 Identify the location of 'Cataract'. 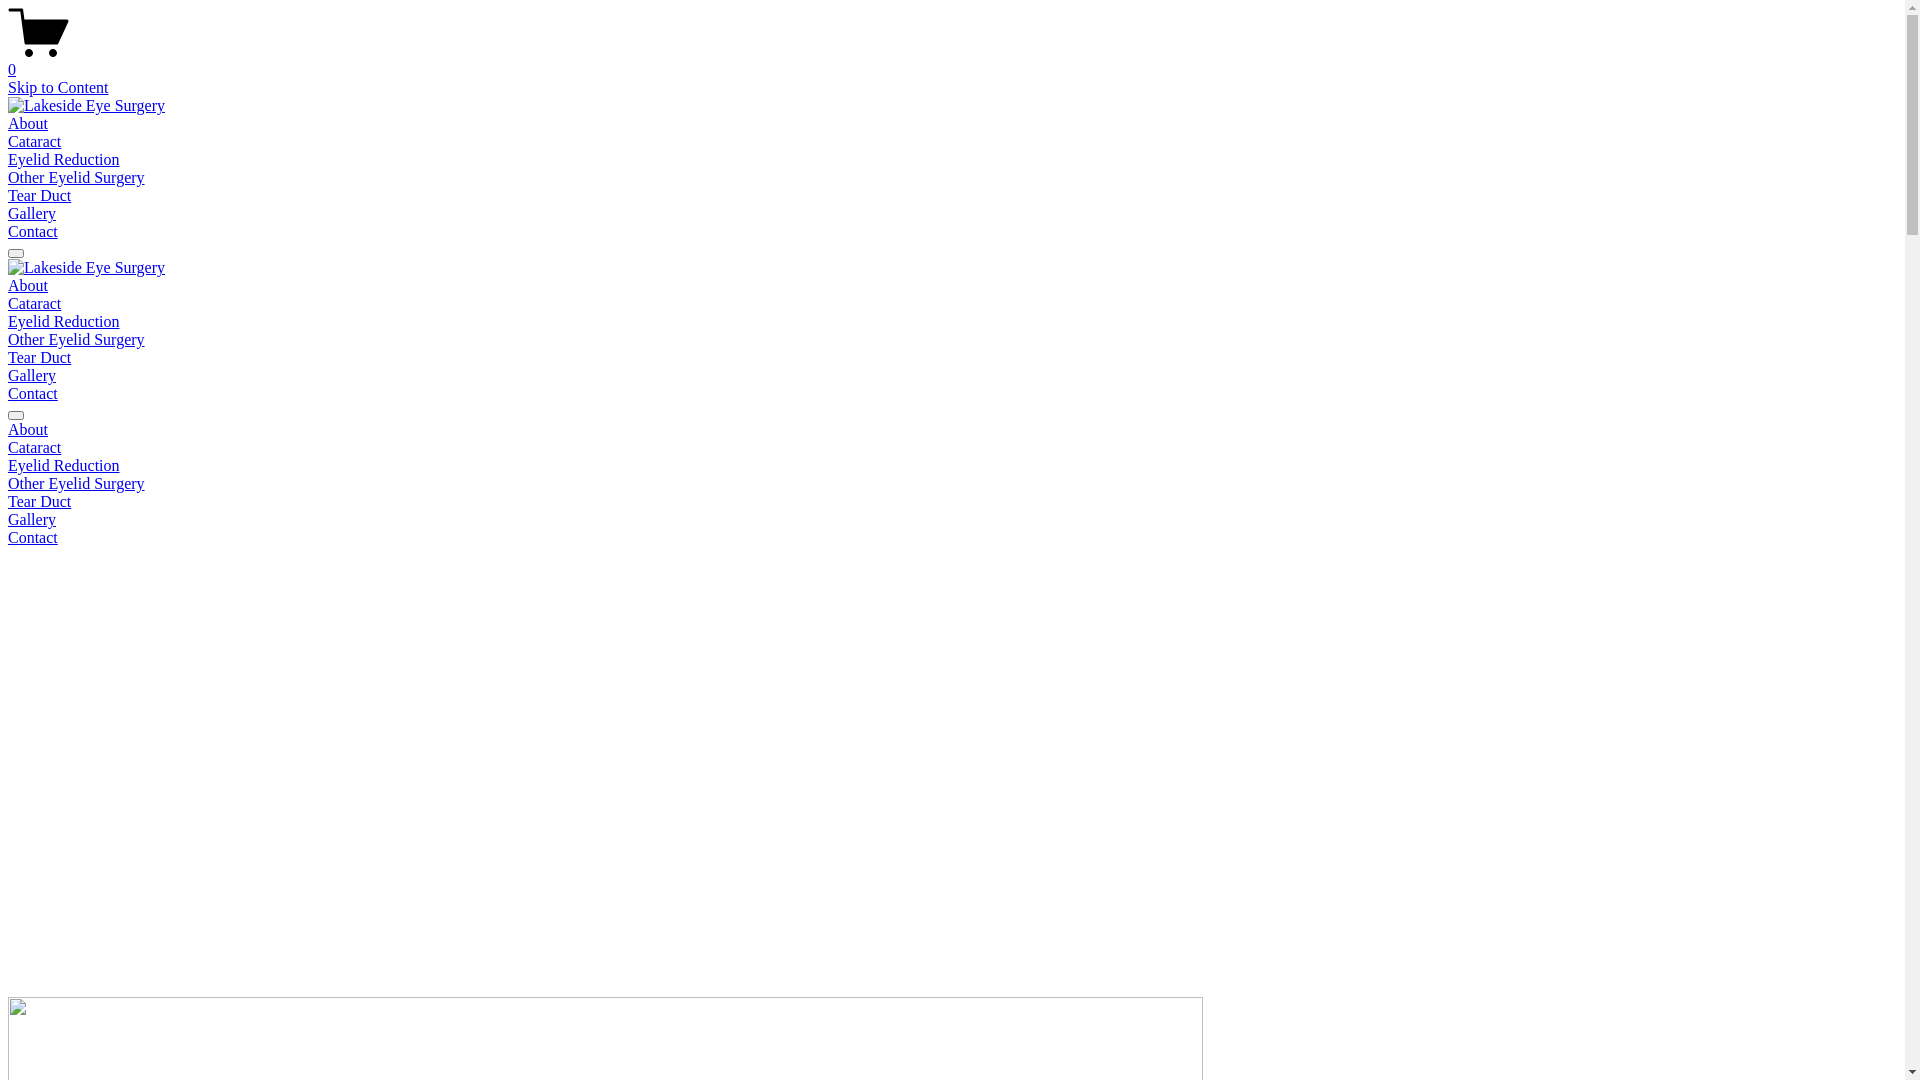
(34, 303).